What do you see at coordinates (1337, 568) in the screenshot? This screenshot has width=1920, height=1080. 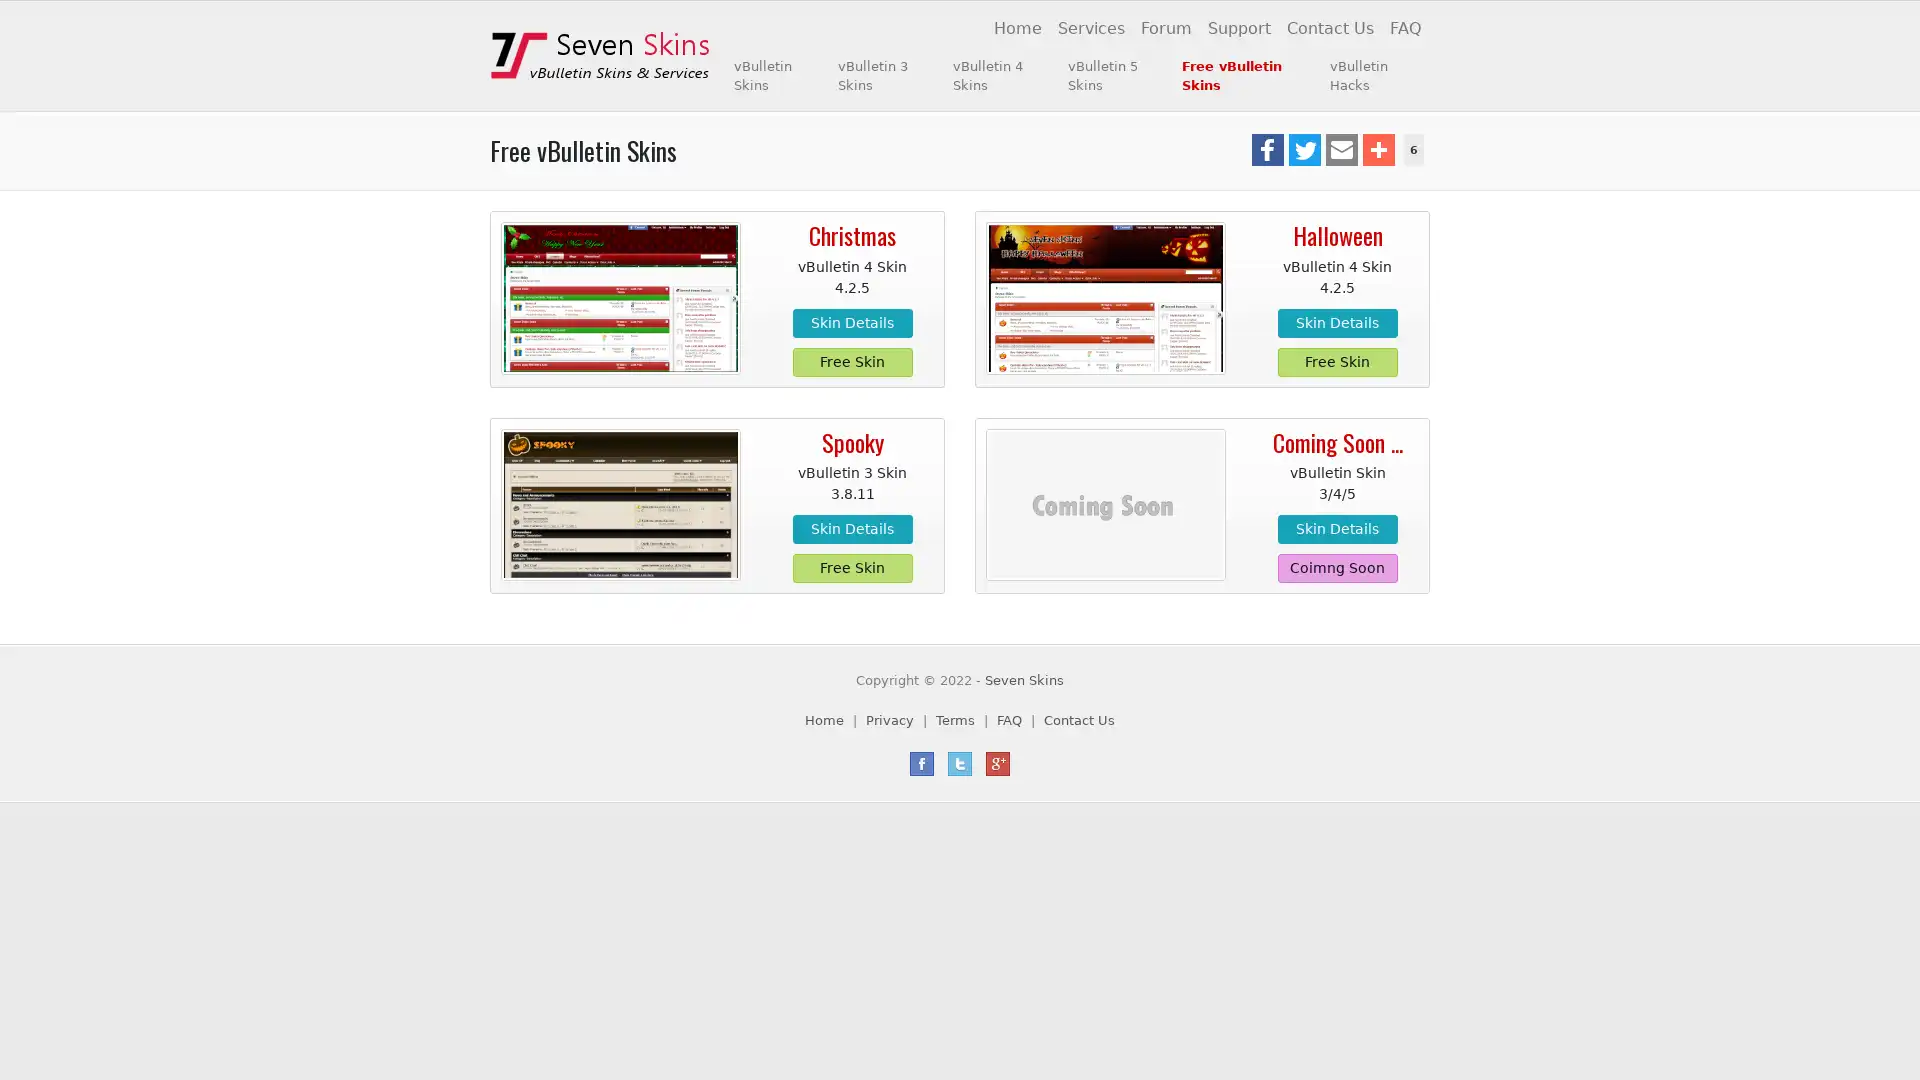 I see `Coimng Soon` at bounding box center [1337, 568].